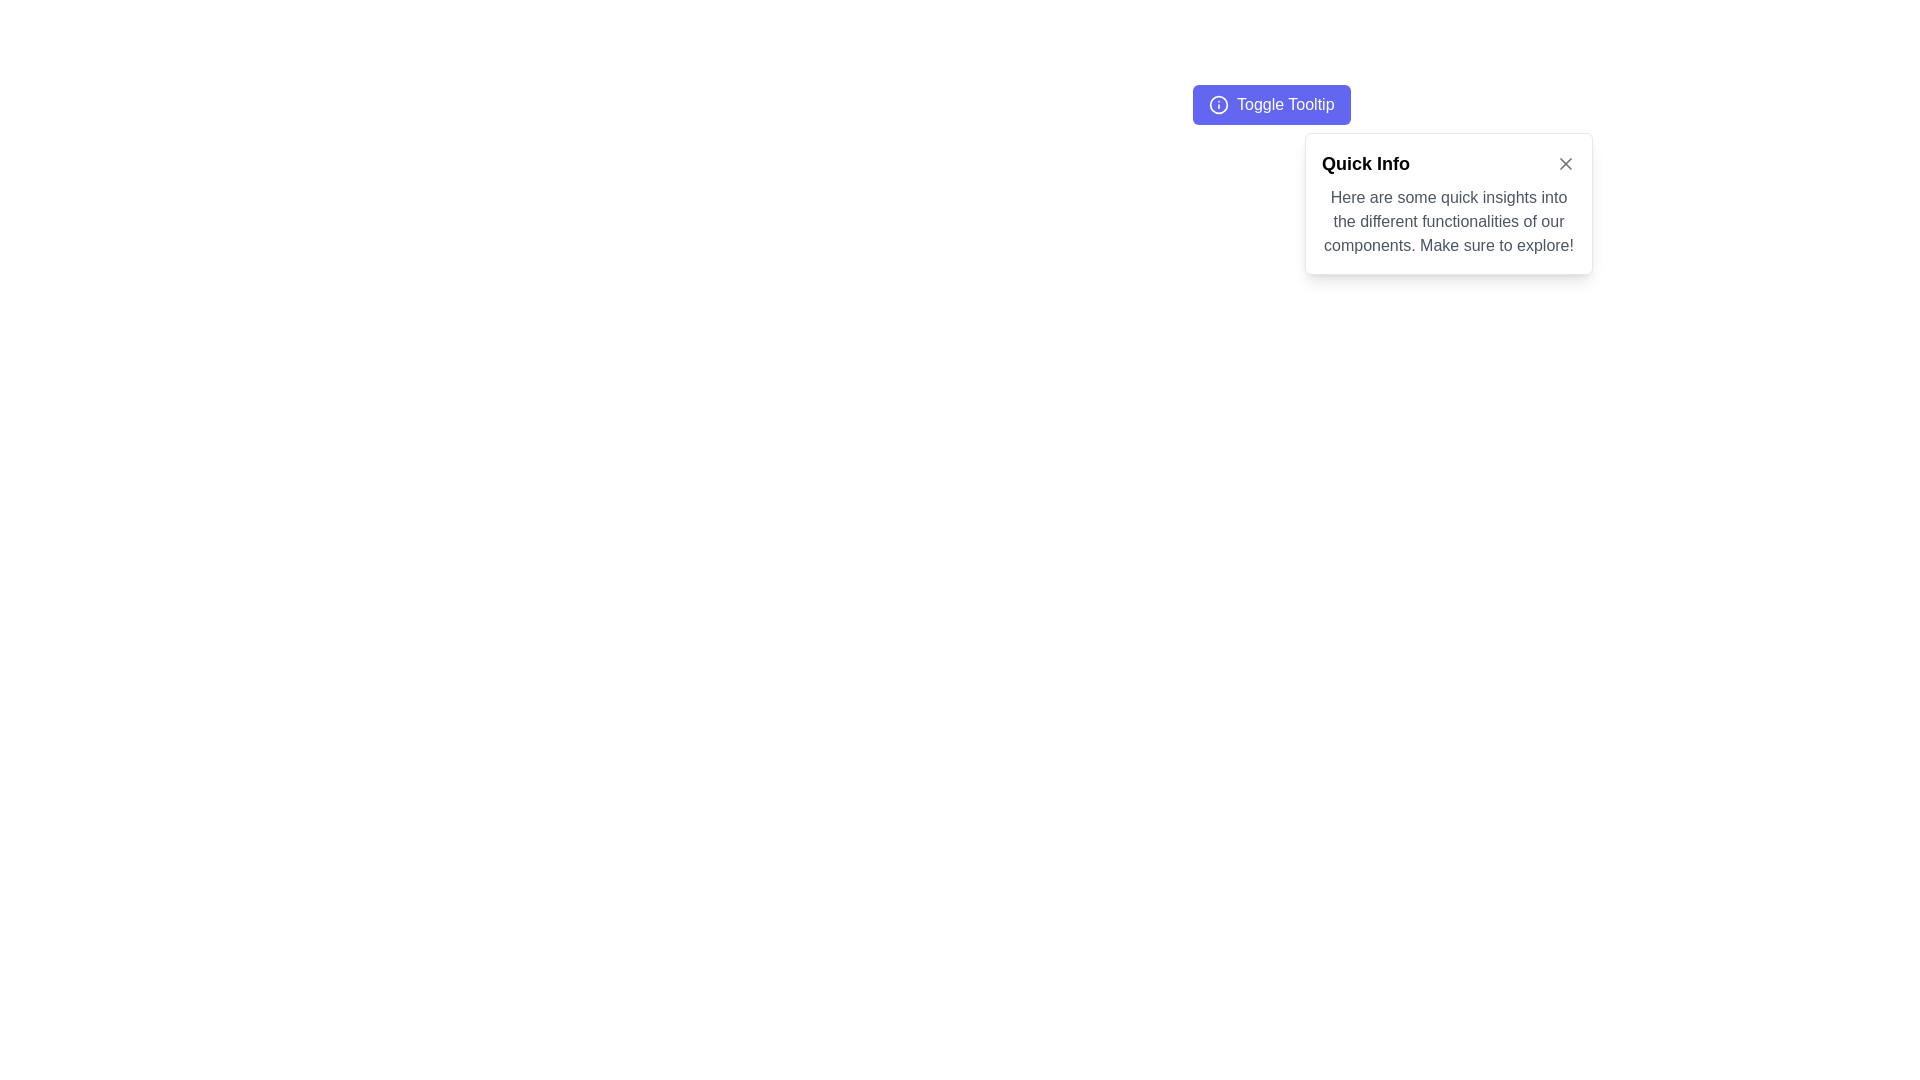  What do you see at coordinates (1365, 163) in the screenshot?
I see `the Text Label that serves as the header for the tooltip, positioned inside a tooltip slightly to the right of the 'Toggle Tooltip' button` at bounding box center [1365, 163].